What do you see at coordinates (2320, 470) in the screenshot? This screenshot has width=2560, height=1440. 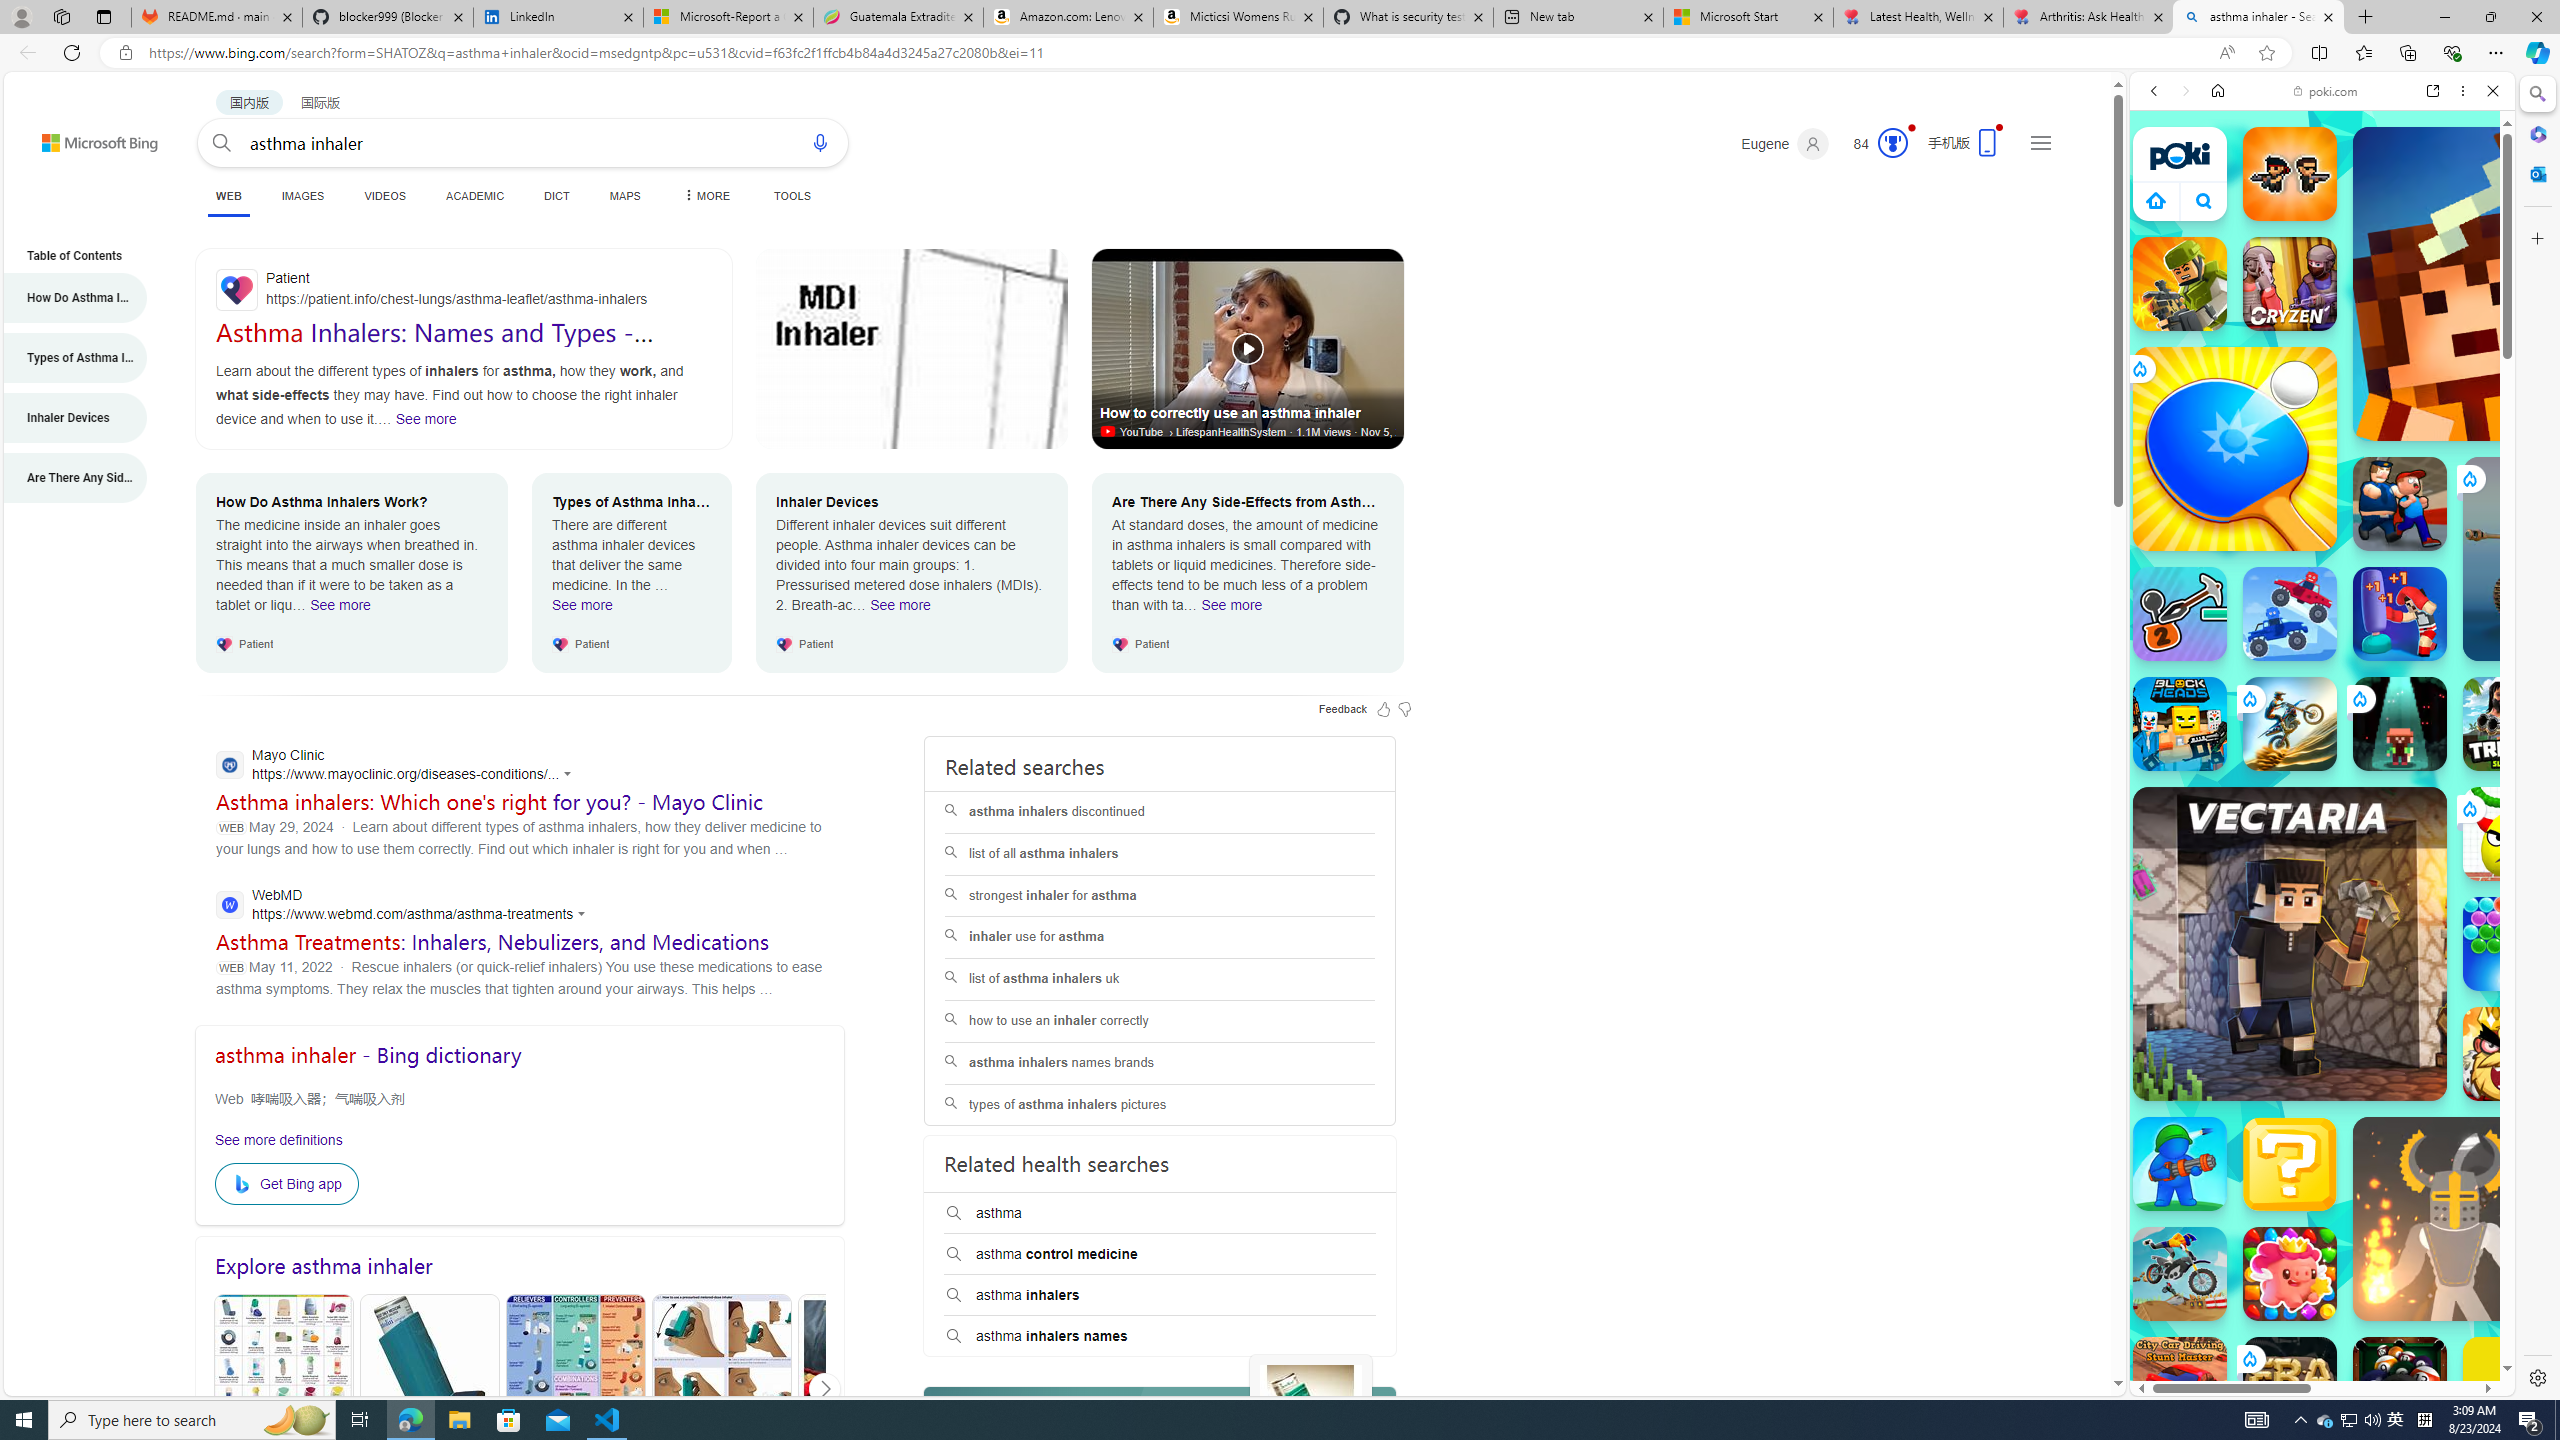 I see `'Car Games'` at bounding box center [2320, 470].